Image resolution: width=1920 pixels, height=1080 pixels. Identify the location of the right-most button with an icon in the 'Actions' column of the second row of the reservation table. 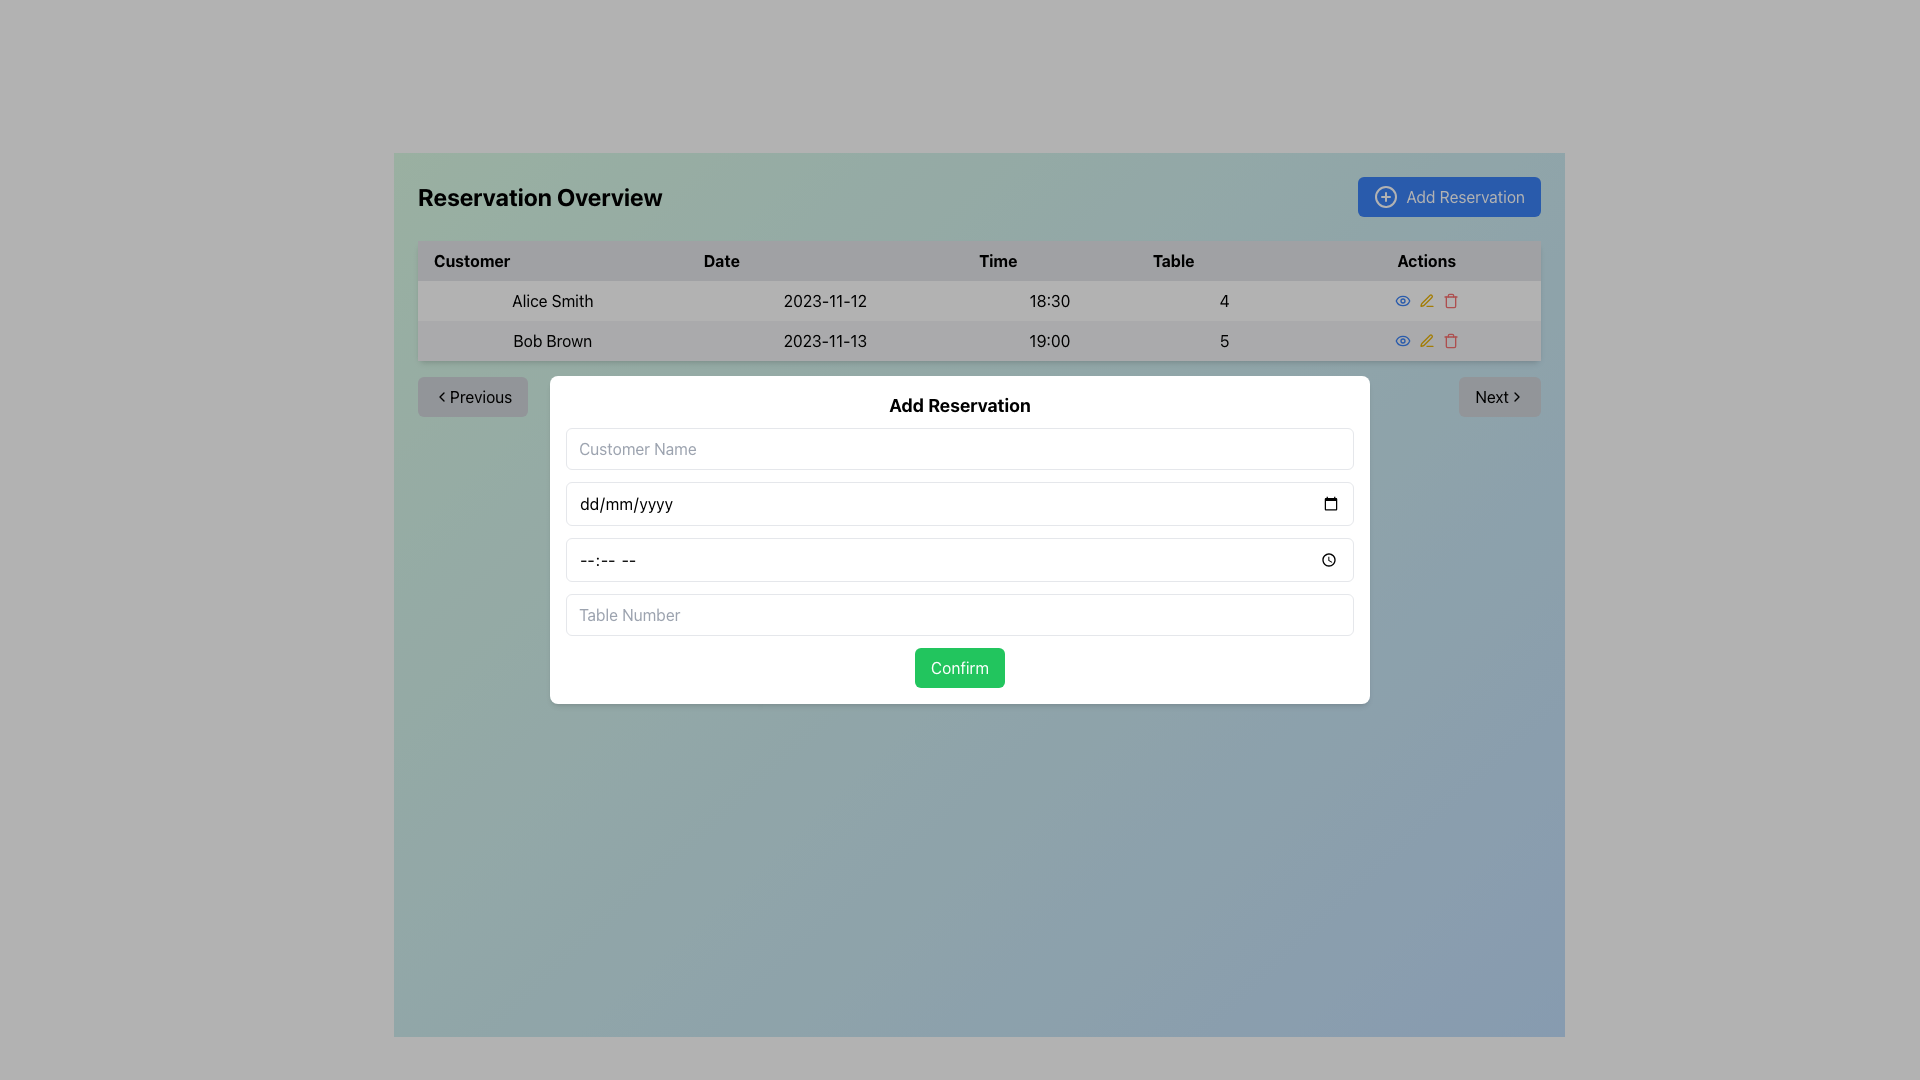
(1450, 339).